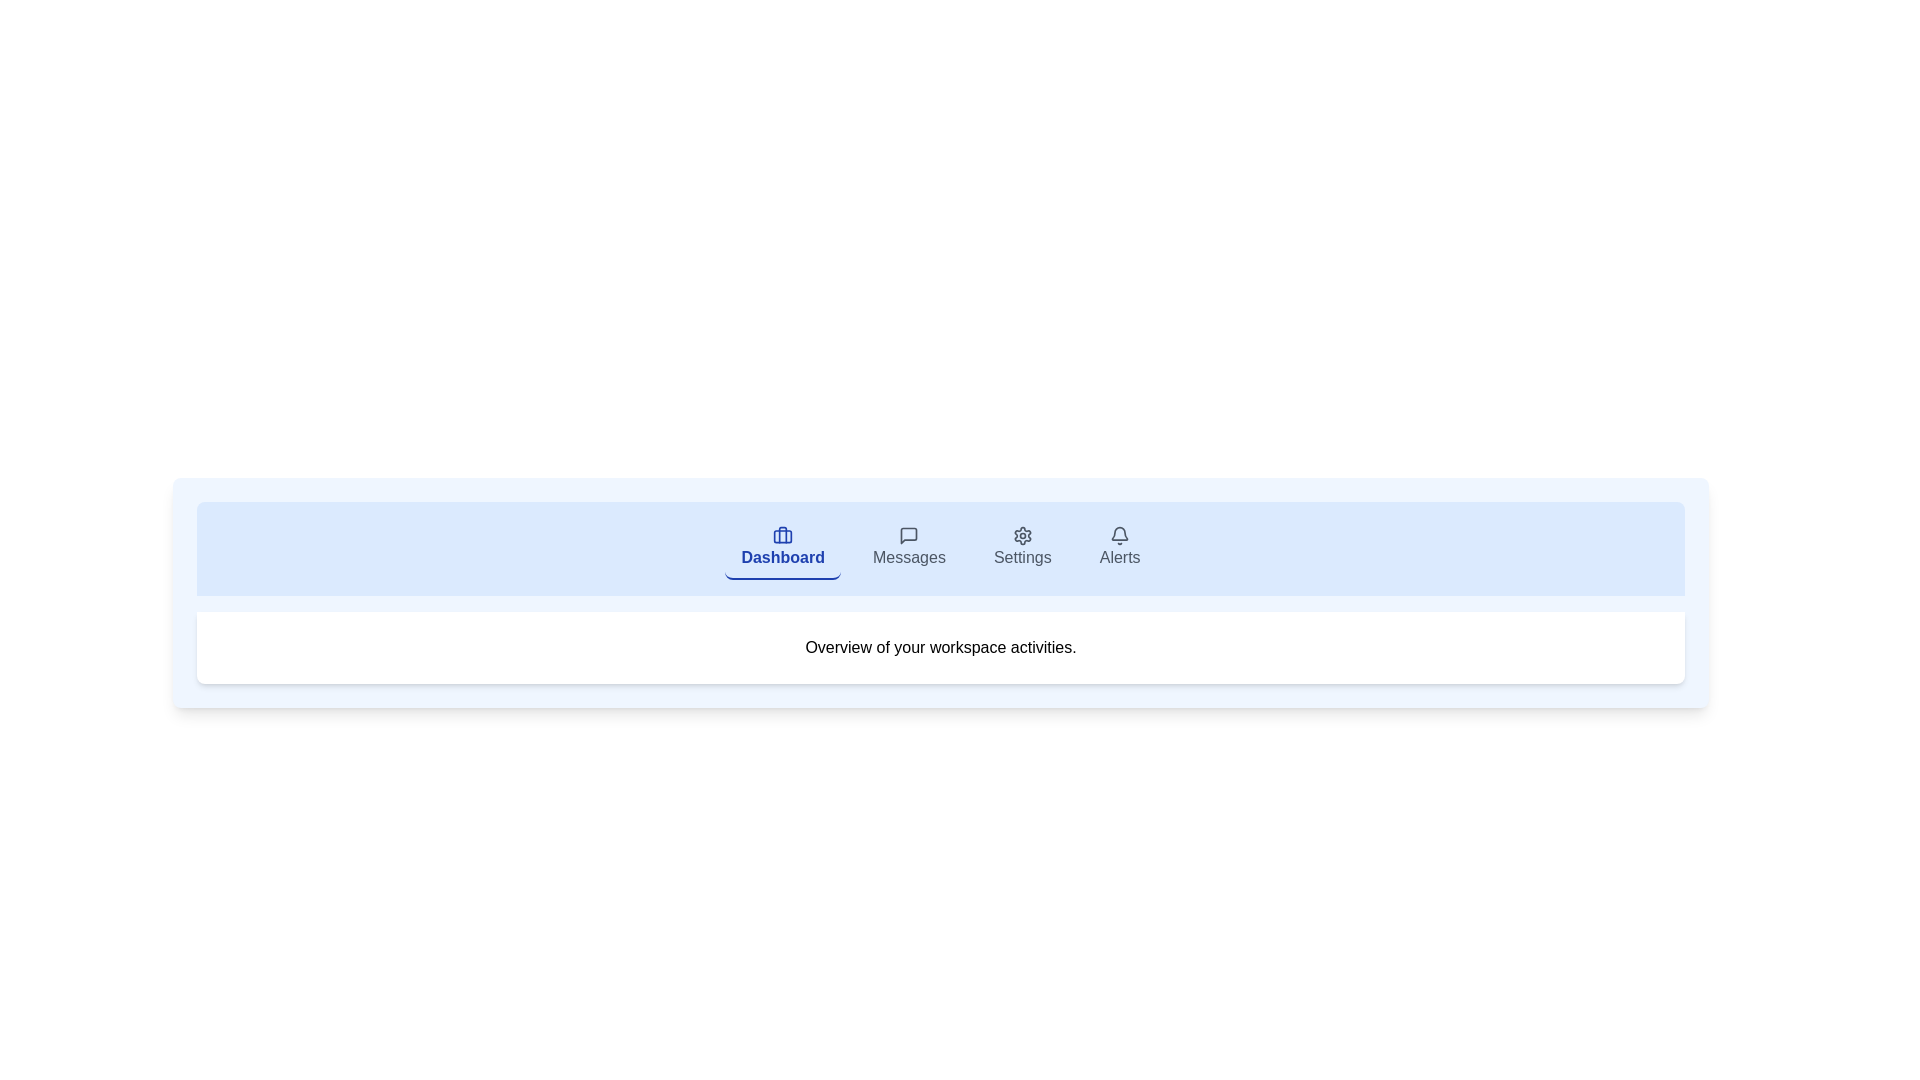  Describe the element at coordinates (781, 548) in the screenshot. I see `the tab labeled Dashboard to observe visual feedback` at that location.